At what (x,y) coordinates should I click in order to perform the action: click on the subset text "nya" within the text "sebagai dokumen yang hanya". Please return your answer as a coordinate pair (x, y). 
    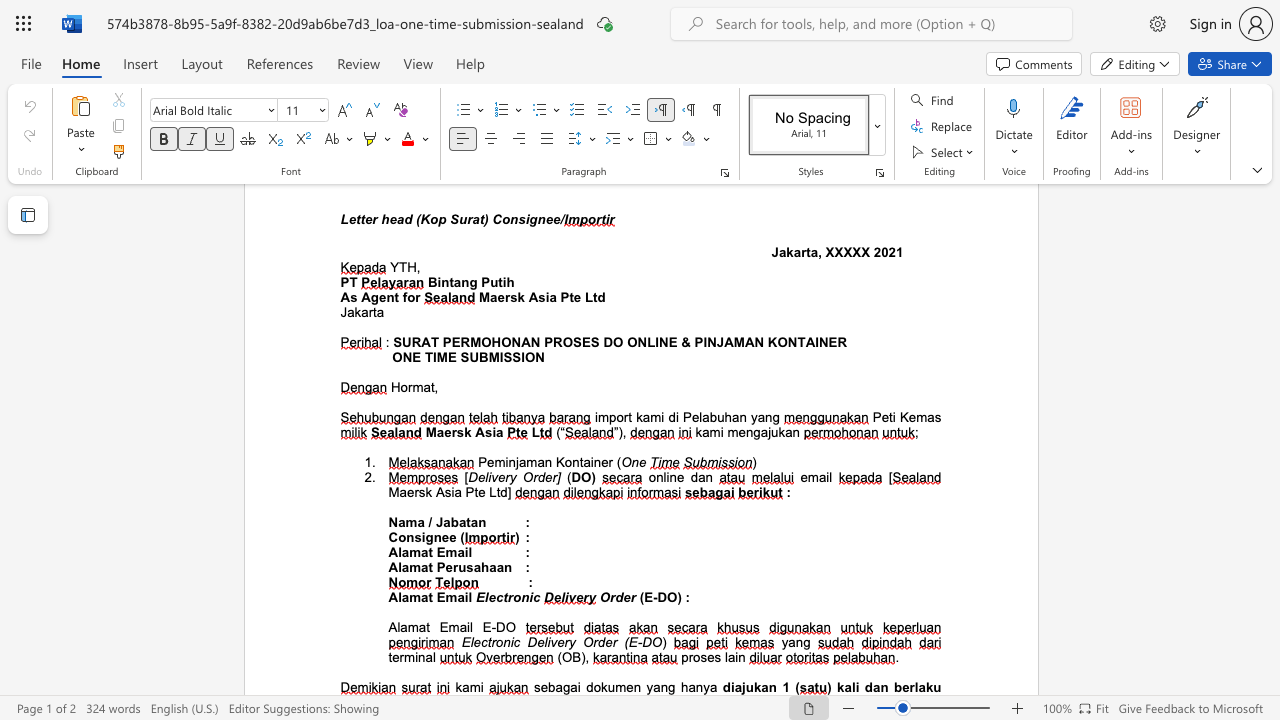
    Looking at the image, I should click on (695, 686).